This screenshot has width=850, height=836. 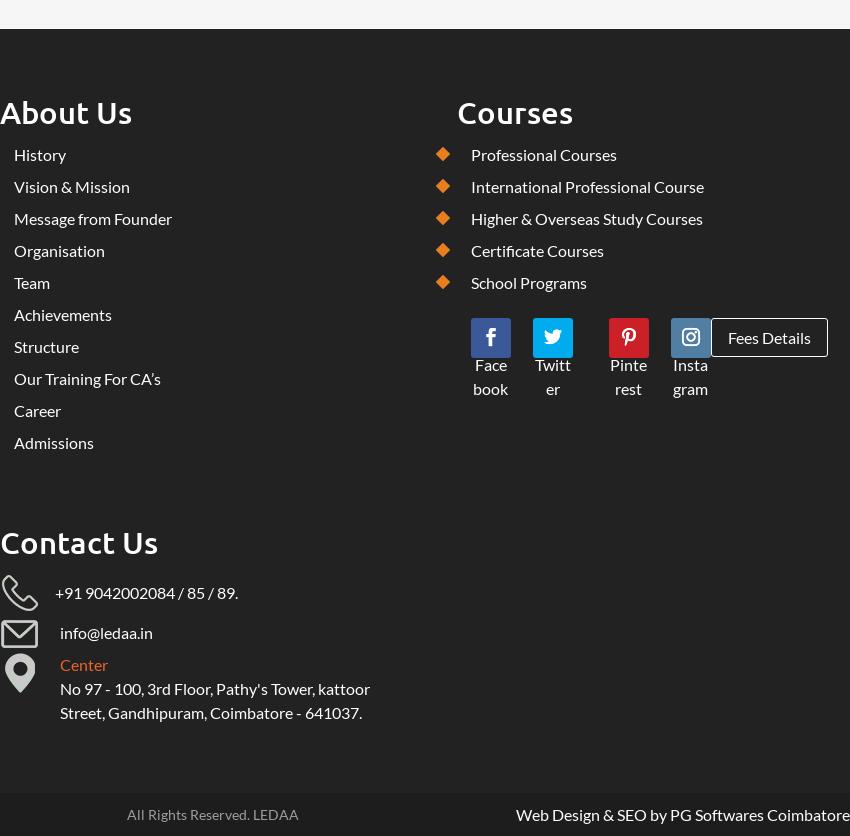 What do you see at coordinates (39, 153) in the screenshot?
I see `'History'` at bounding box center [39, 153].